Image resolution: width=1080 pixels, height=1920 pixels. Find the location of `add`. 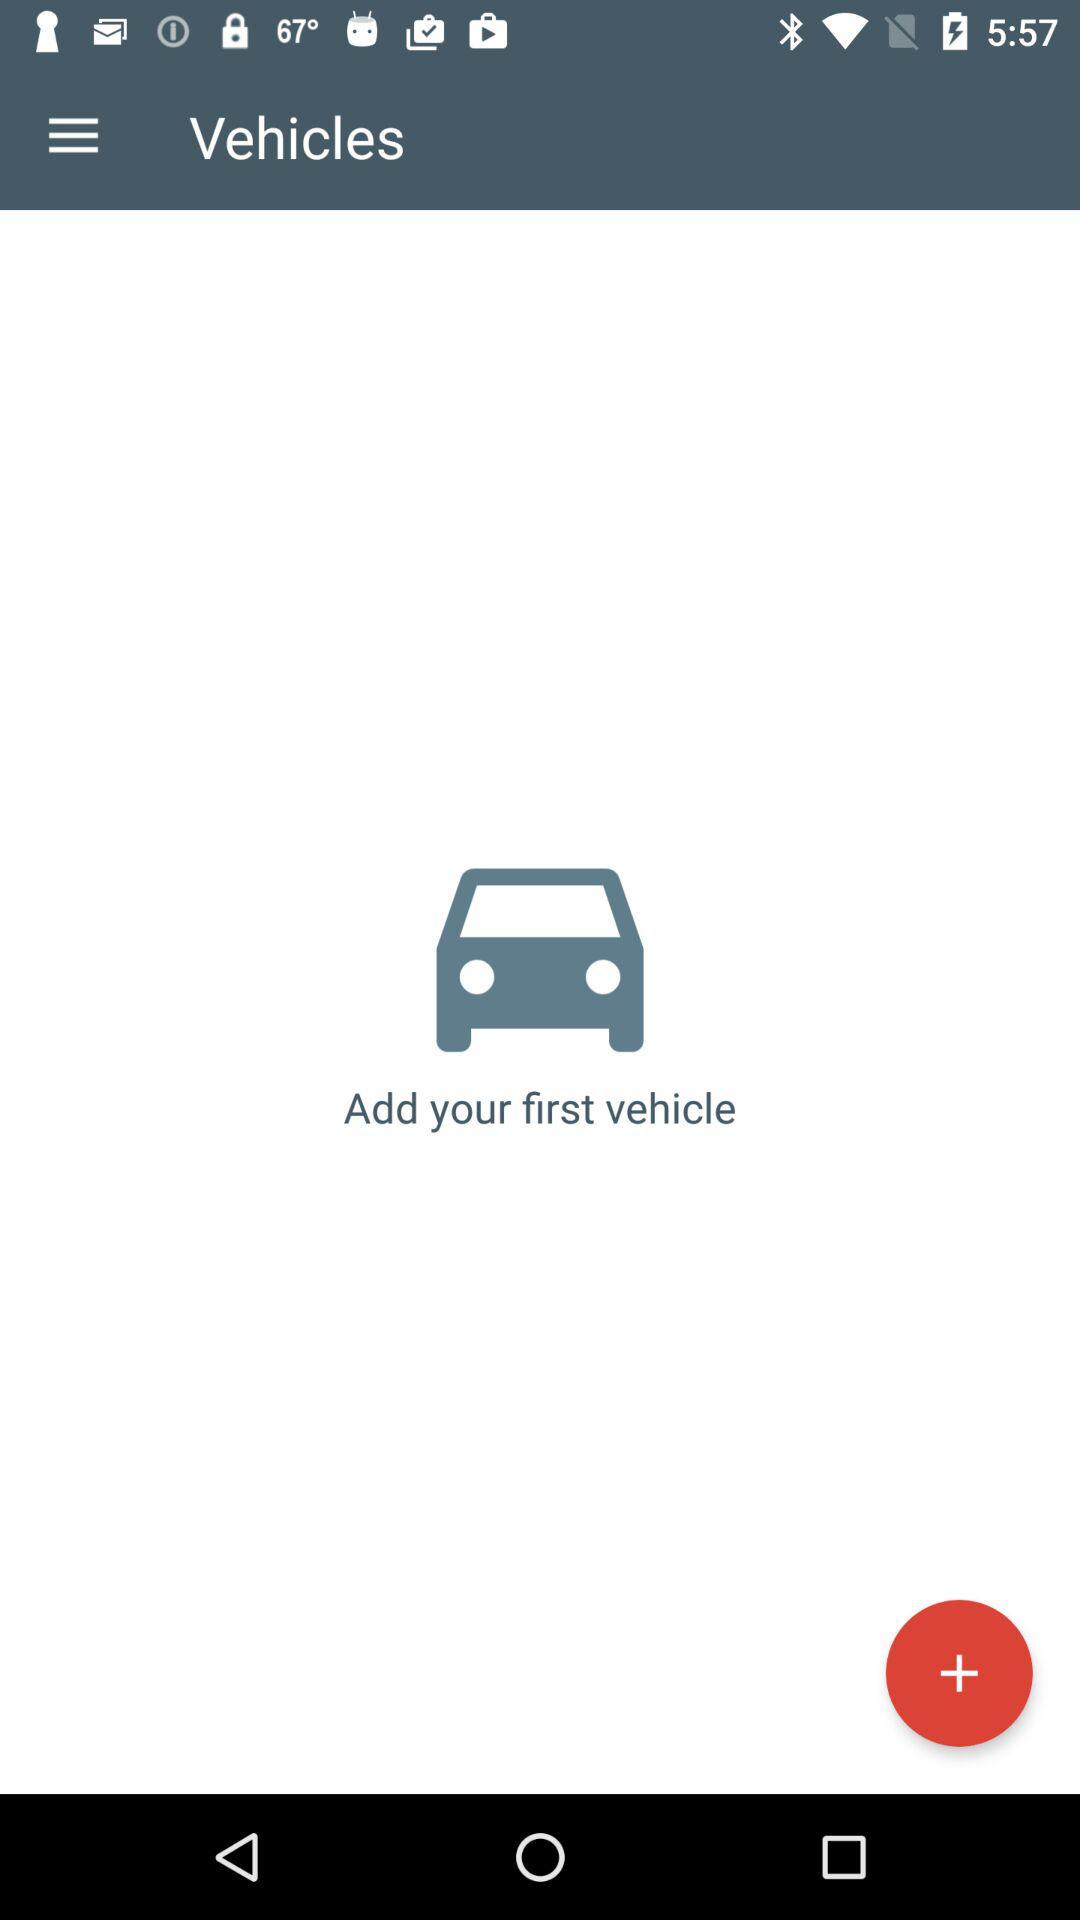

add is located at coordinates (958, 1673).